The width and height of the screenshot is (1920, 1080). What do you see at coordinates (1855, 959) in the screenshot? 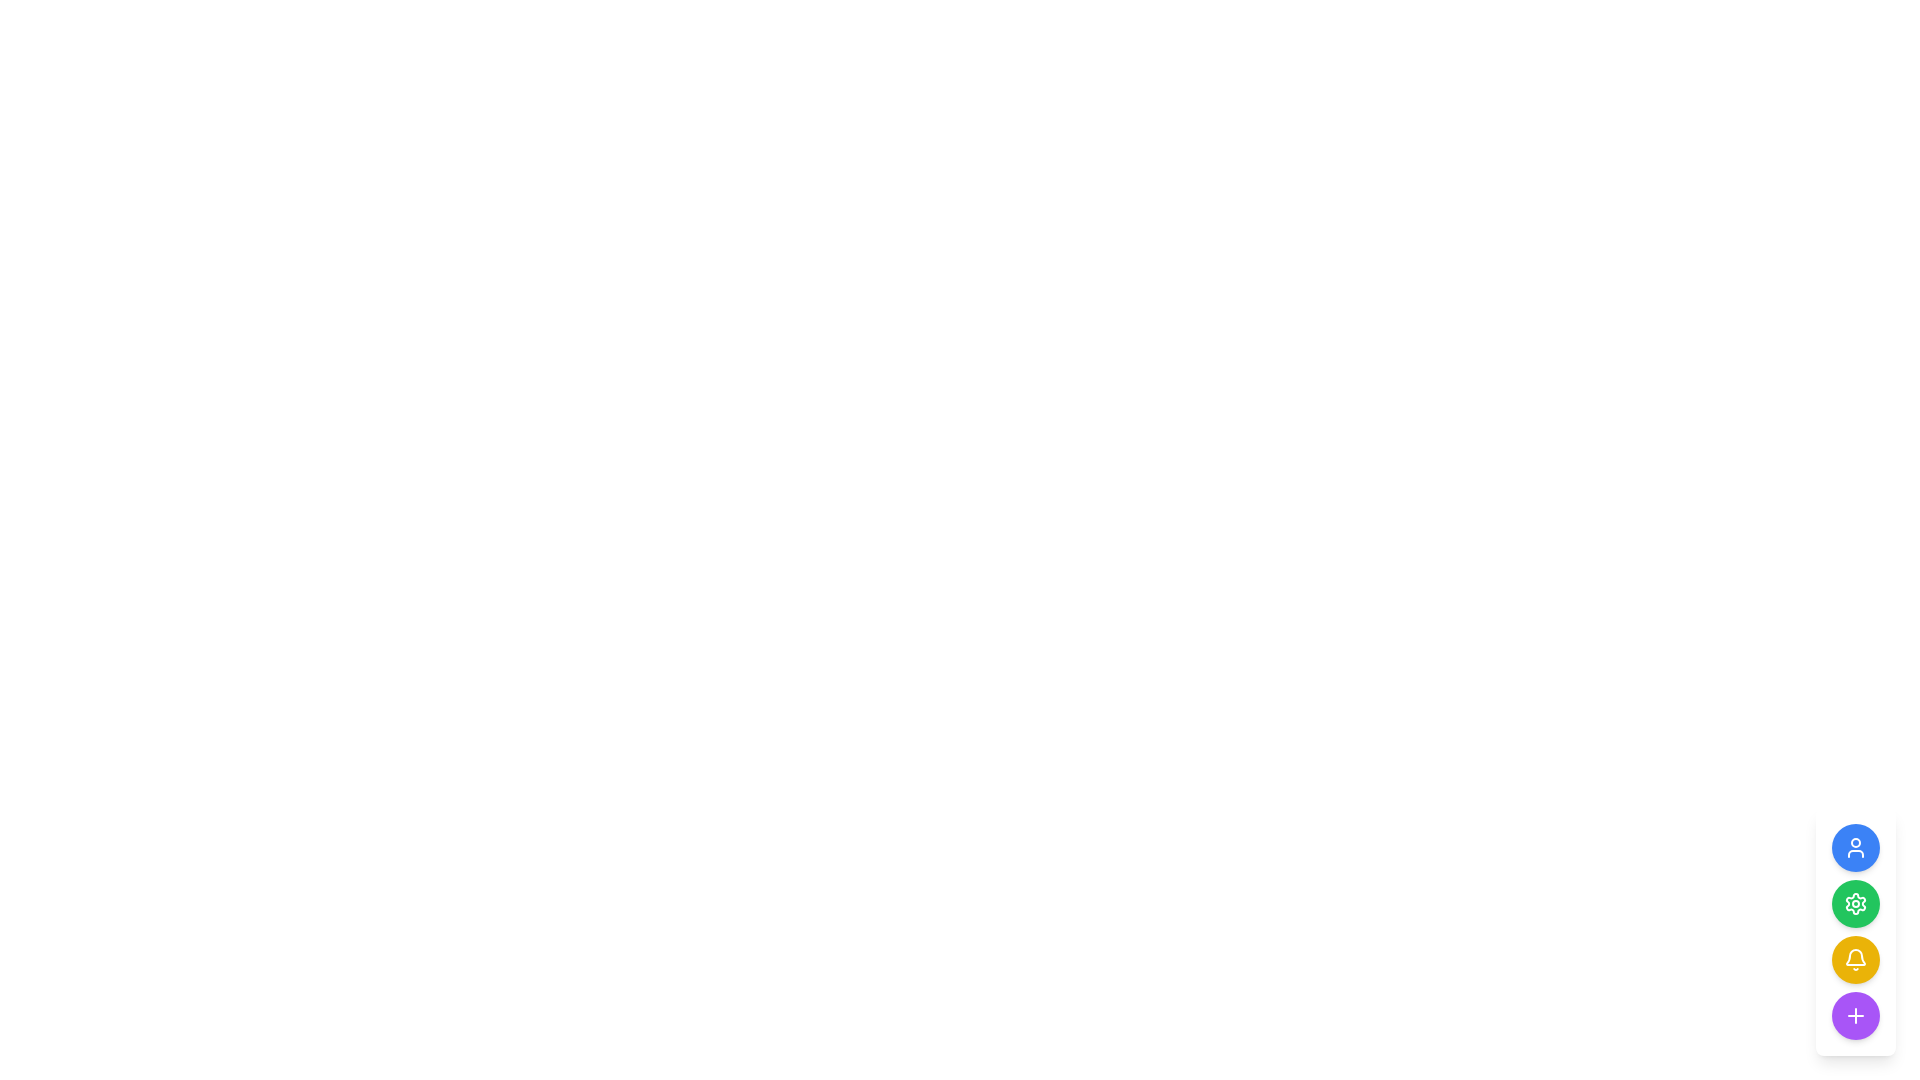
I see `the notification icon button, which is represented by a bell icon` at bounding box center [1855, 959].